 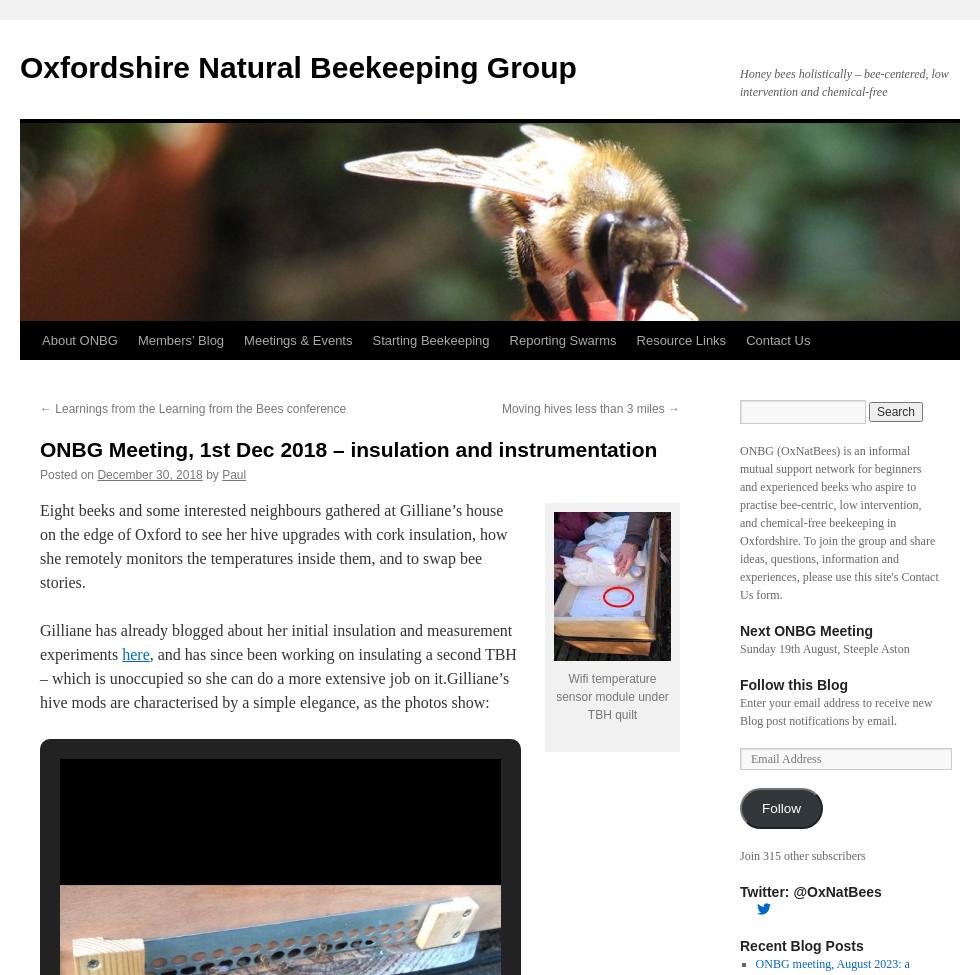 What do you see at coordinates (278, 666) in the screenshot?
I see `', and has since been working on insulating a second TBH – which is unoccupied so she can do a more extensive job on it.'` at bounding box center [278, 666].